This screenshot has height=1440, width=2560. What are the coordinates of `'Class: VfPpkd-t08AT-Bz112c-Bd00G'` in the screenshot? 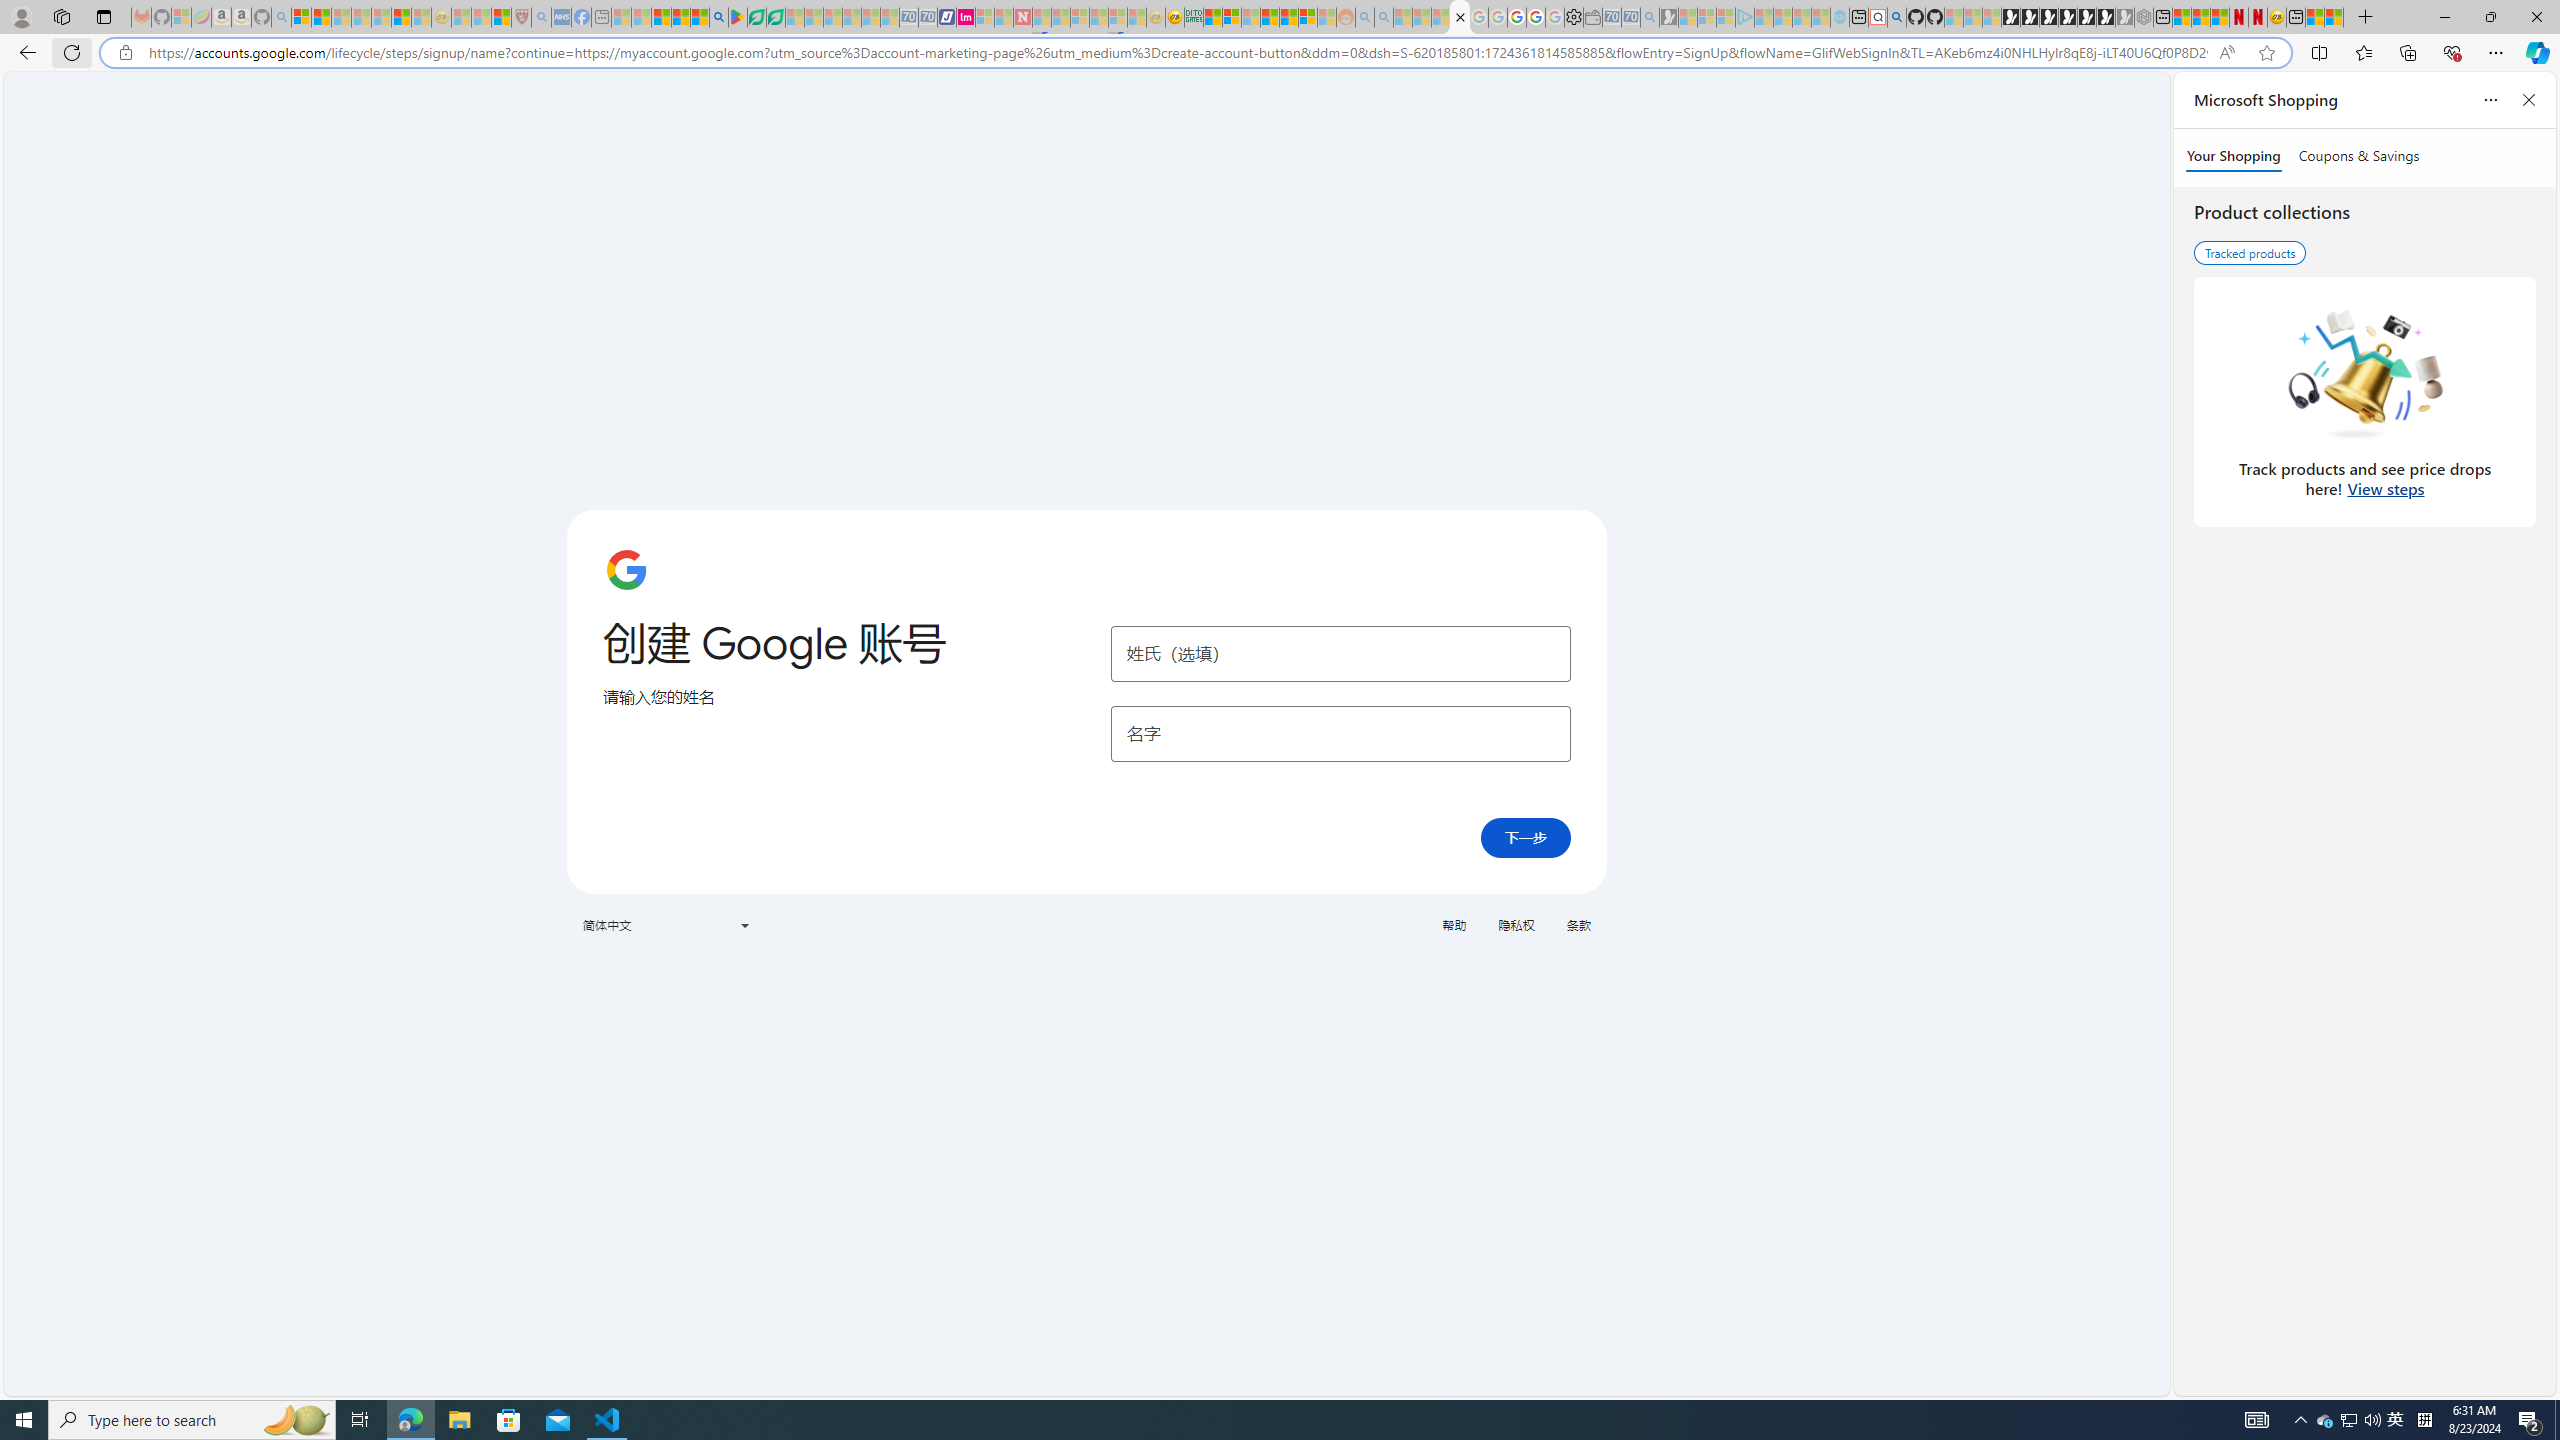 It's located at (743, 924).